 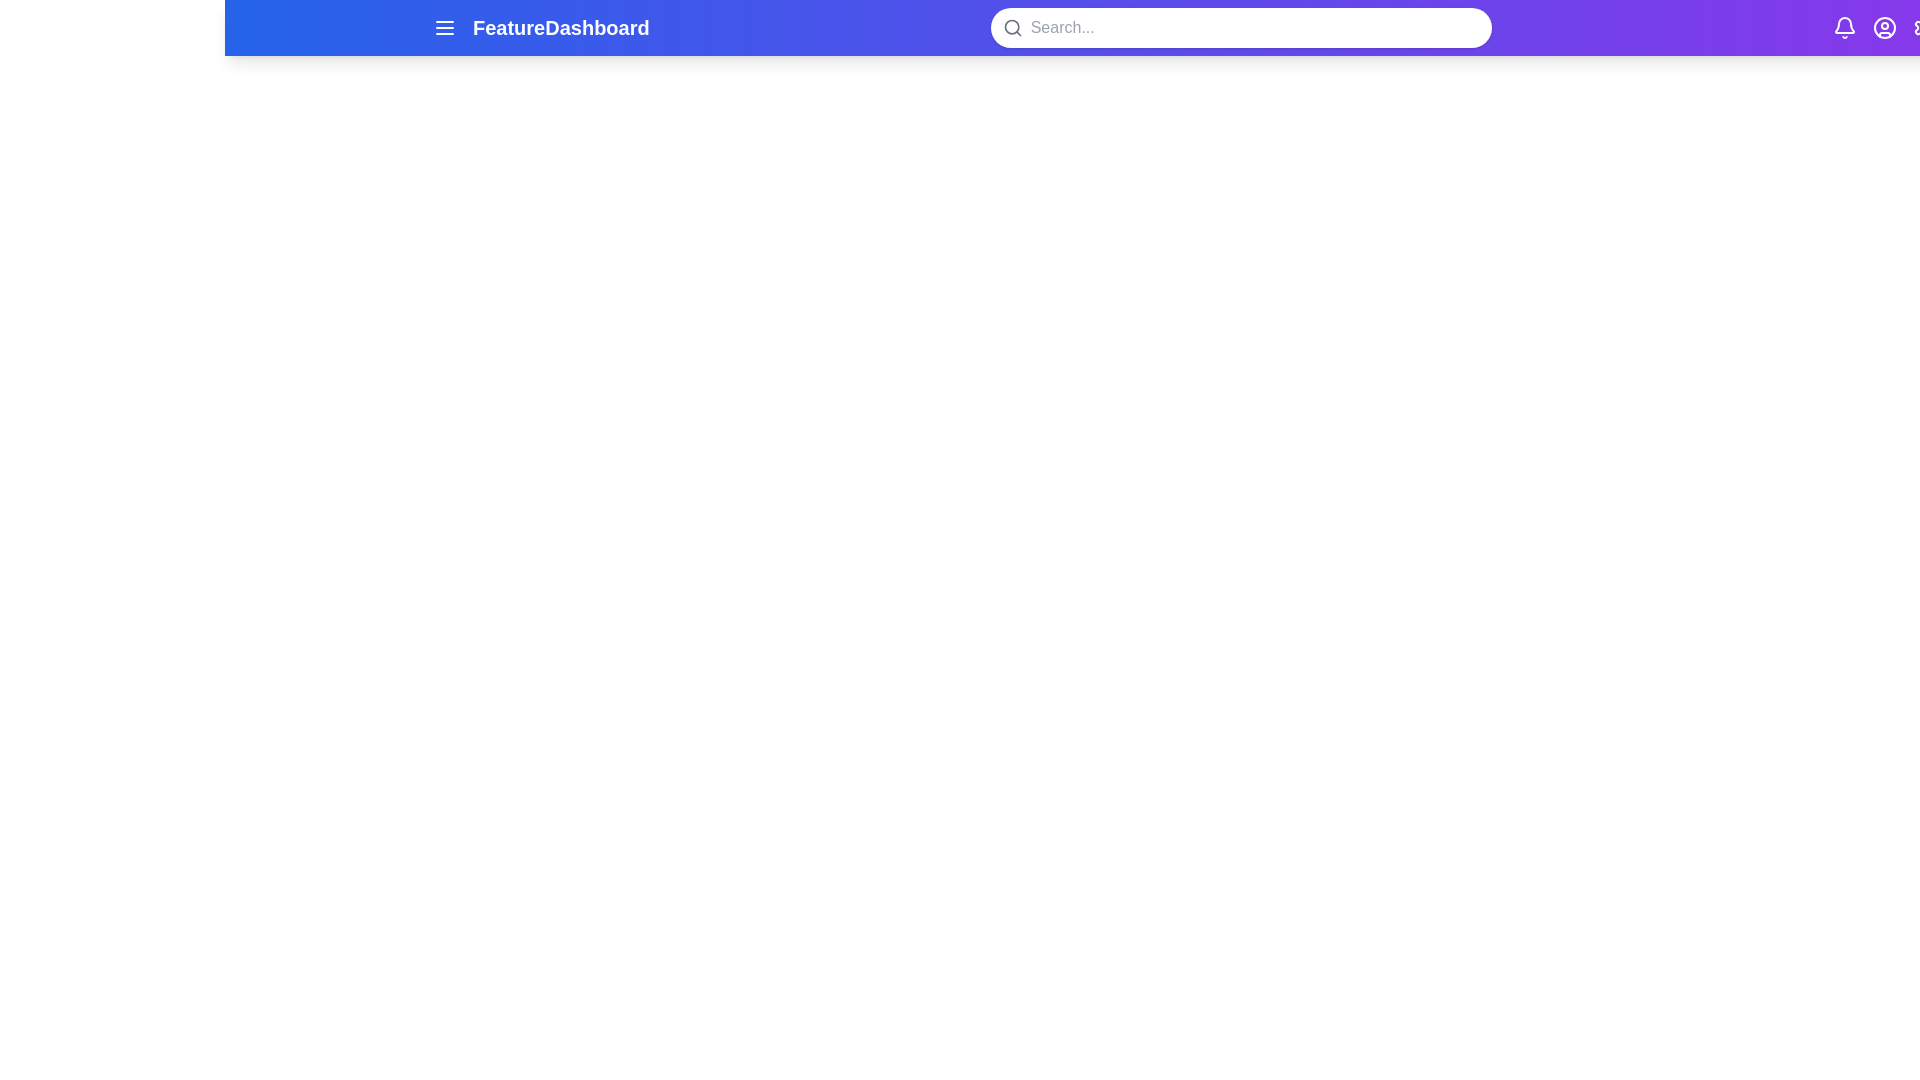 What do you see at coordinates (1843, 25) in the screenshot?
I see `the bell icon located at the top-right corner of the interface, which is associated with notifications` at bounding box center [1843, 25].